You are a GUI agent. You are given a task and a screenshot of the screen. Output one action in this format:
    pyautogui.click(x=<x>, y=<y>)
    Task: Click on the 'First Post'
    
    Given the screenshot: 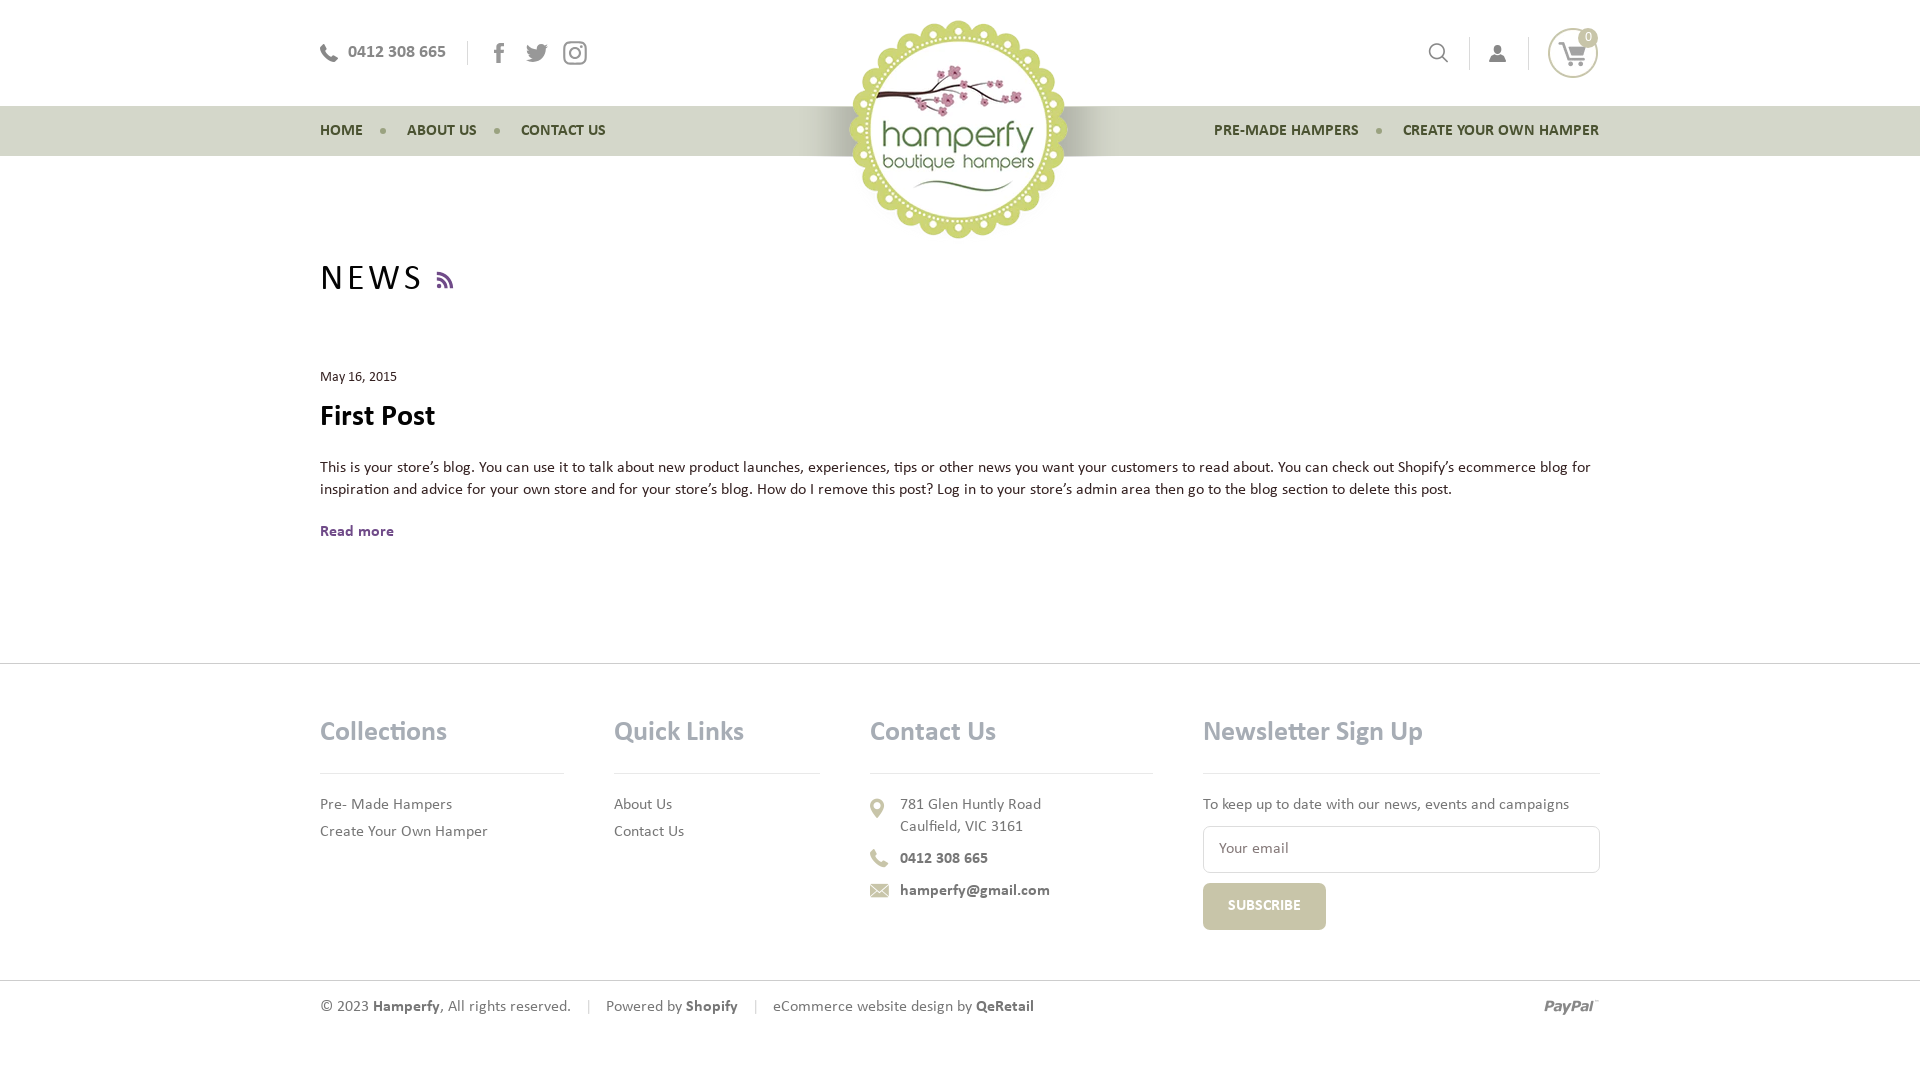 What is the action you would take?
    pyautogui.click(x=377, y=416)
    